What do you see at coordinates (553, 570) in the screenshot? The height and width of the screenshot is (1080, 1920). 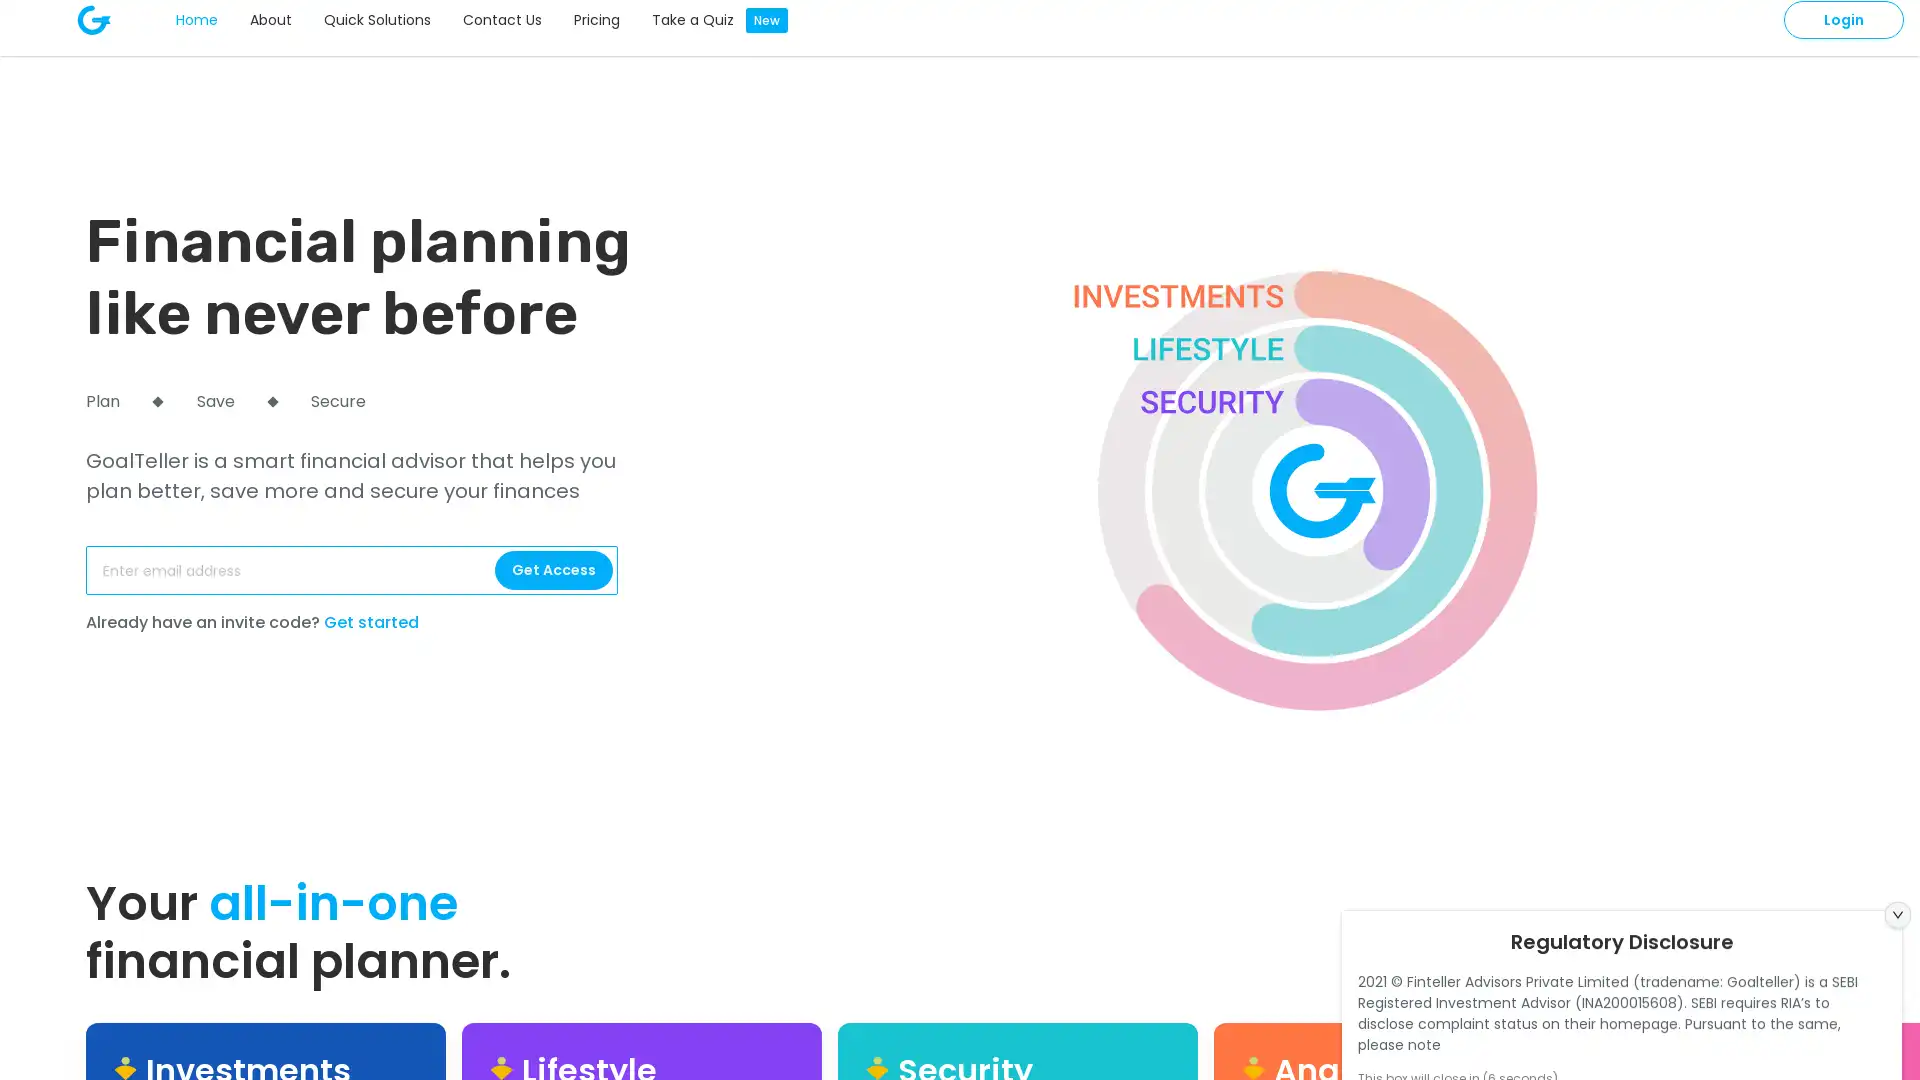 I see `Get Access` at bounding box center [553, 570].